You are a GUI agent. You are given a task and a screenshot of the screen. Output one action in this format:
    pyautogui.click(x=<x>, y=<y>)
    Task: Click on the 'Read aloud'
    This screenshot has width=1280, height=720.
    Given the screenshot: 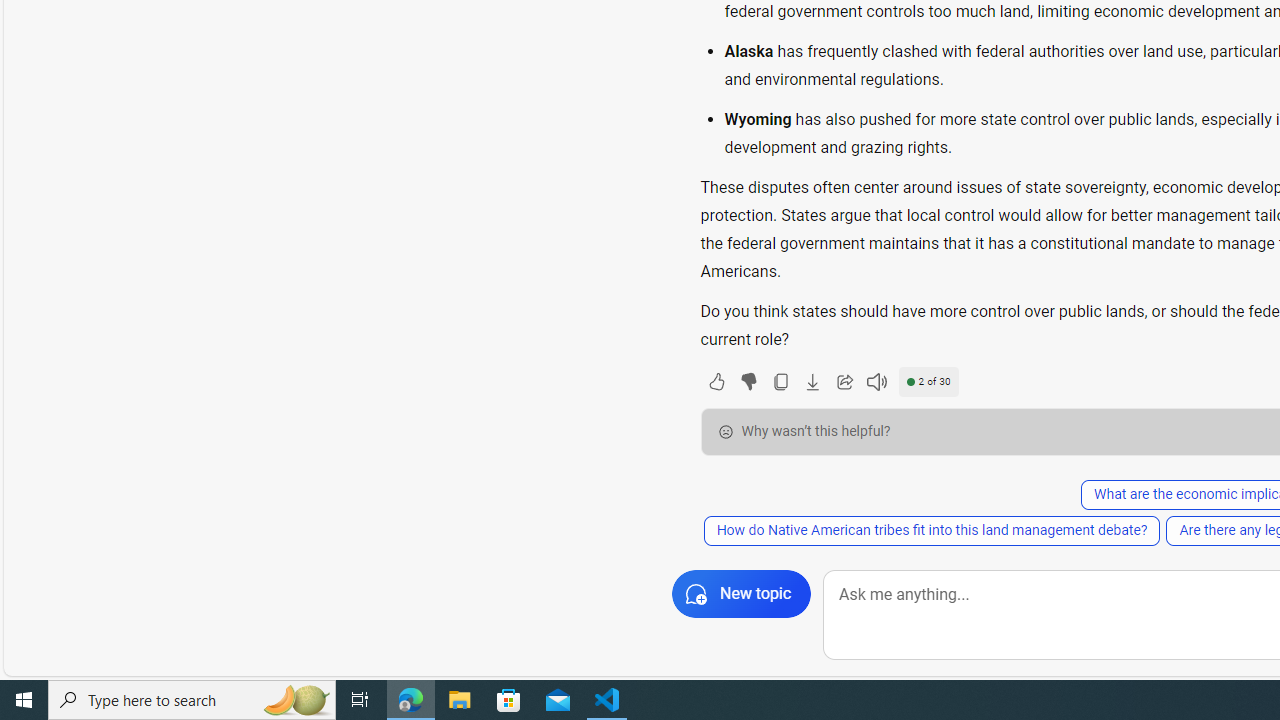 What is the action you would take?
    pyautogui.click(x=876, y=381)
    